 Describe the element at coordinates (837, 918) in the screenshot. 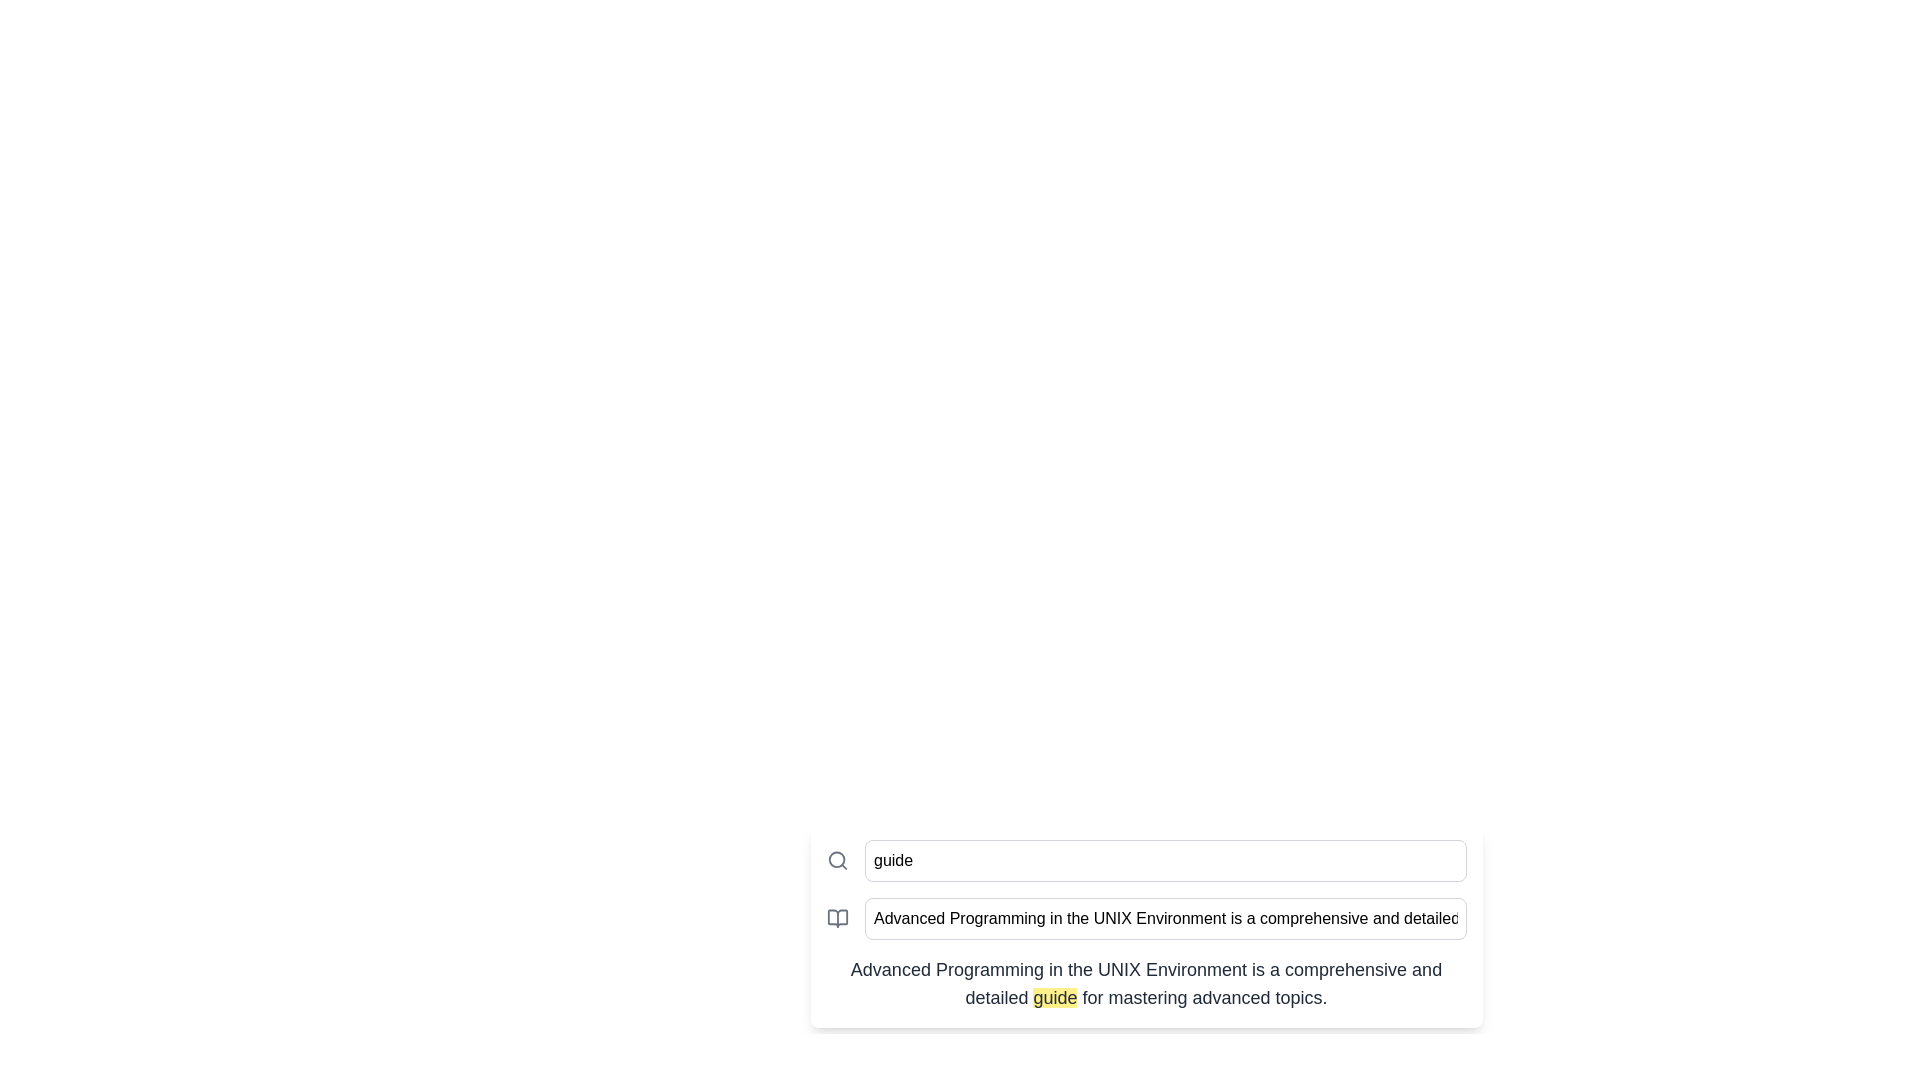

I see `the open book icon, which is a minimalist gray design indicating reading or documentation, located to the left of the text field about 'Advanced Programming in the UNIX Environment'` at that location.